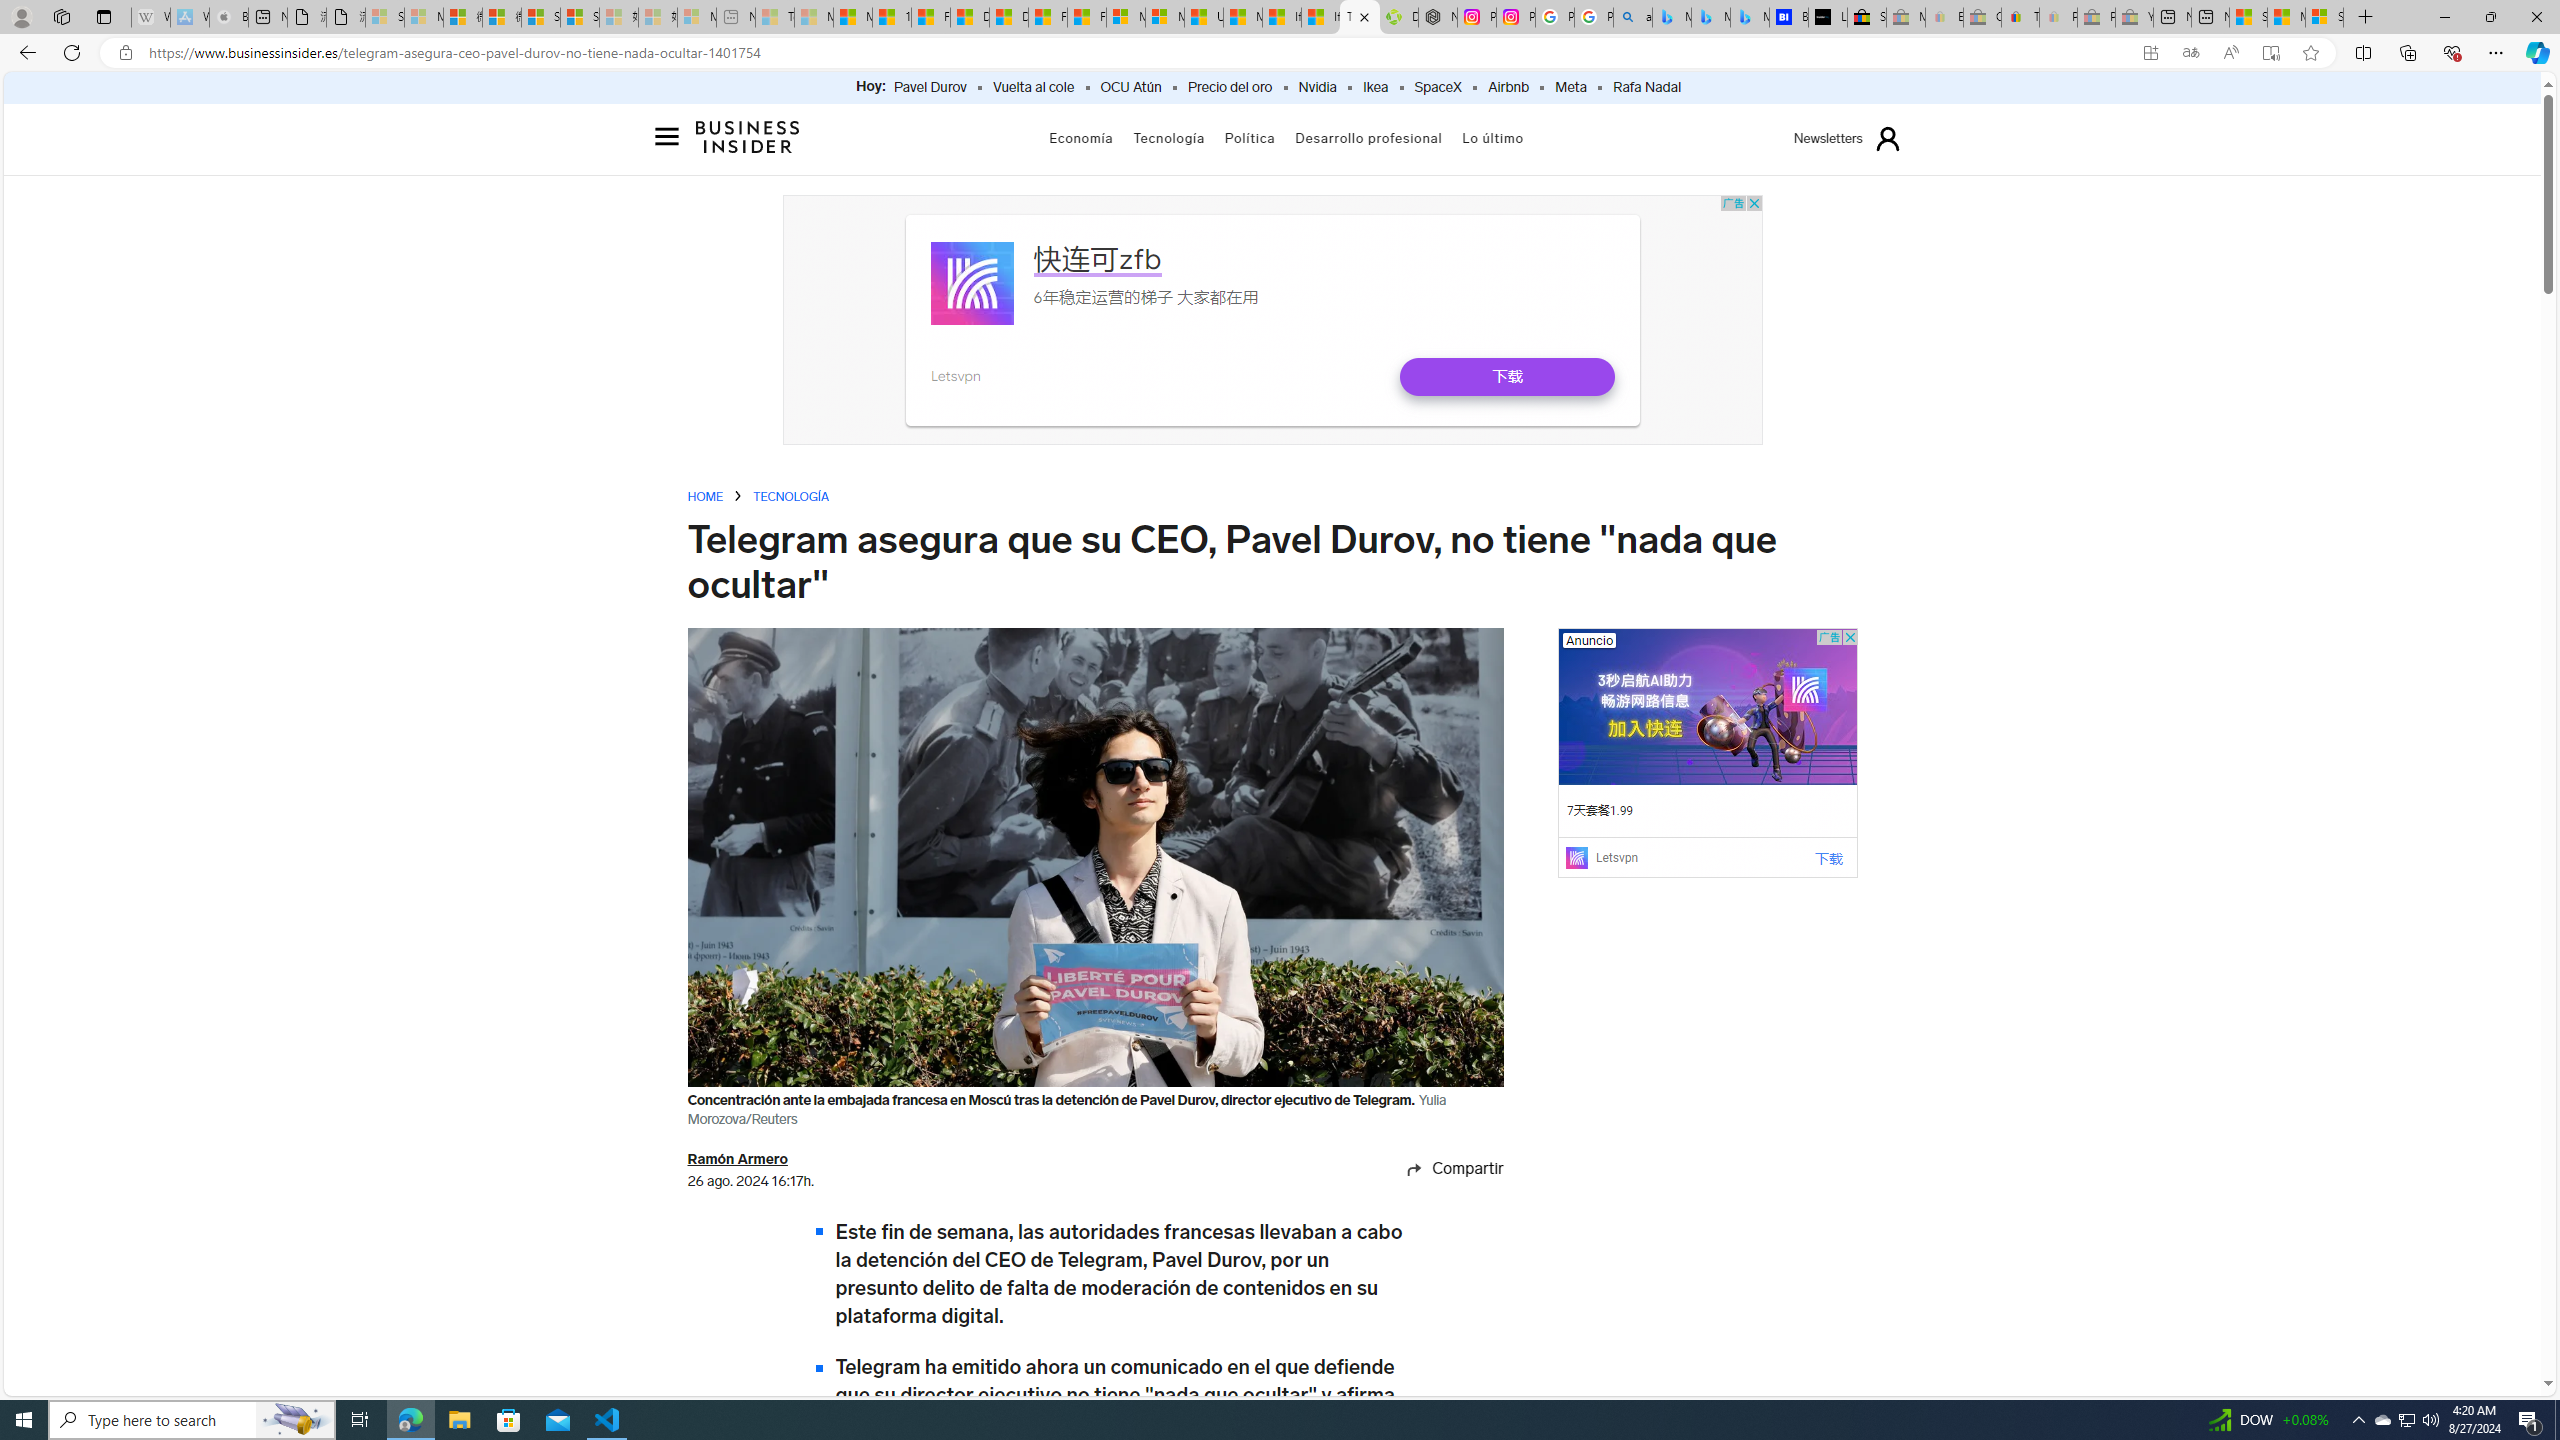 Image resolution: width=2560 pixels, height=1440 pixels. I want to click on 'Desarrollo profesional', so click(1369, 137).